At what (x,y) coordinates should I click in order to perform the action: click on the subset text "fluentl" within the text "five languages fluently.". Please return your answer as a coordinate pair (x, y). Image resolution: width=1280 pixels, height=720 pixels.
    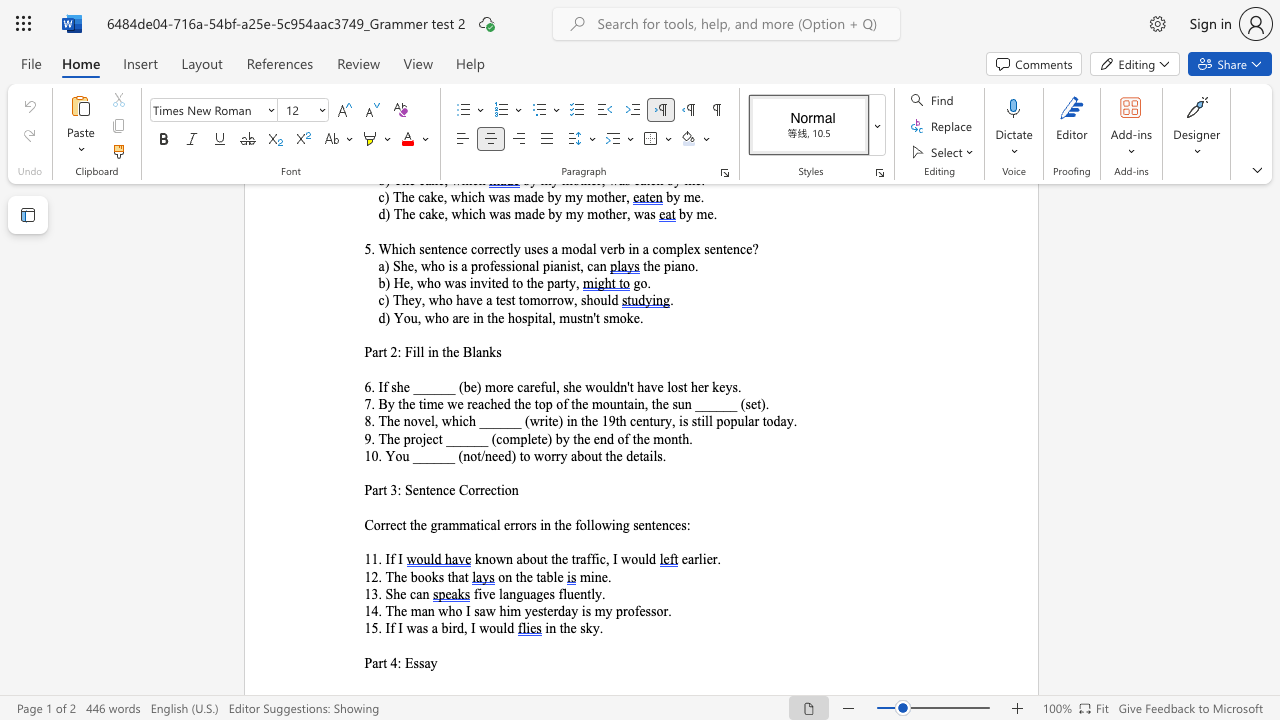
    Looking at the image, I should click on (558, 593).